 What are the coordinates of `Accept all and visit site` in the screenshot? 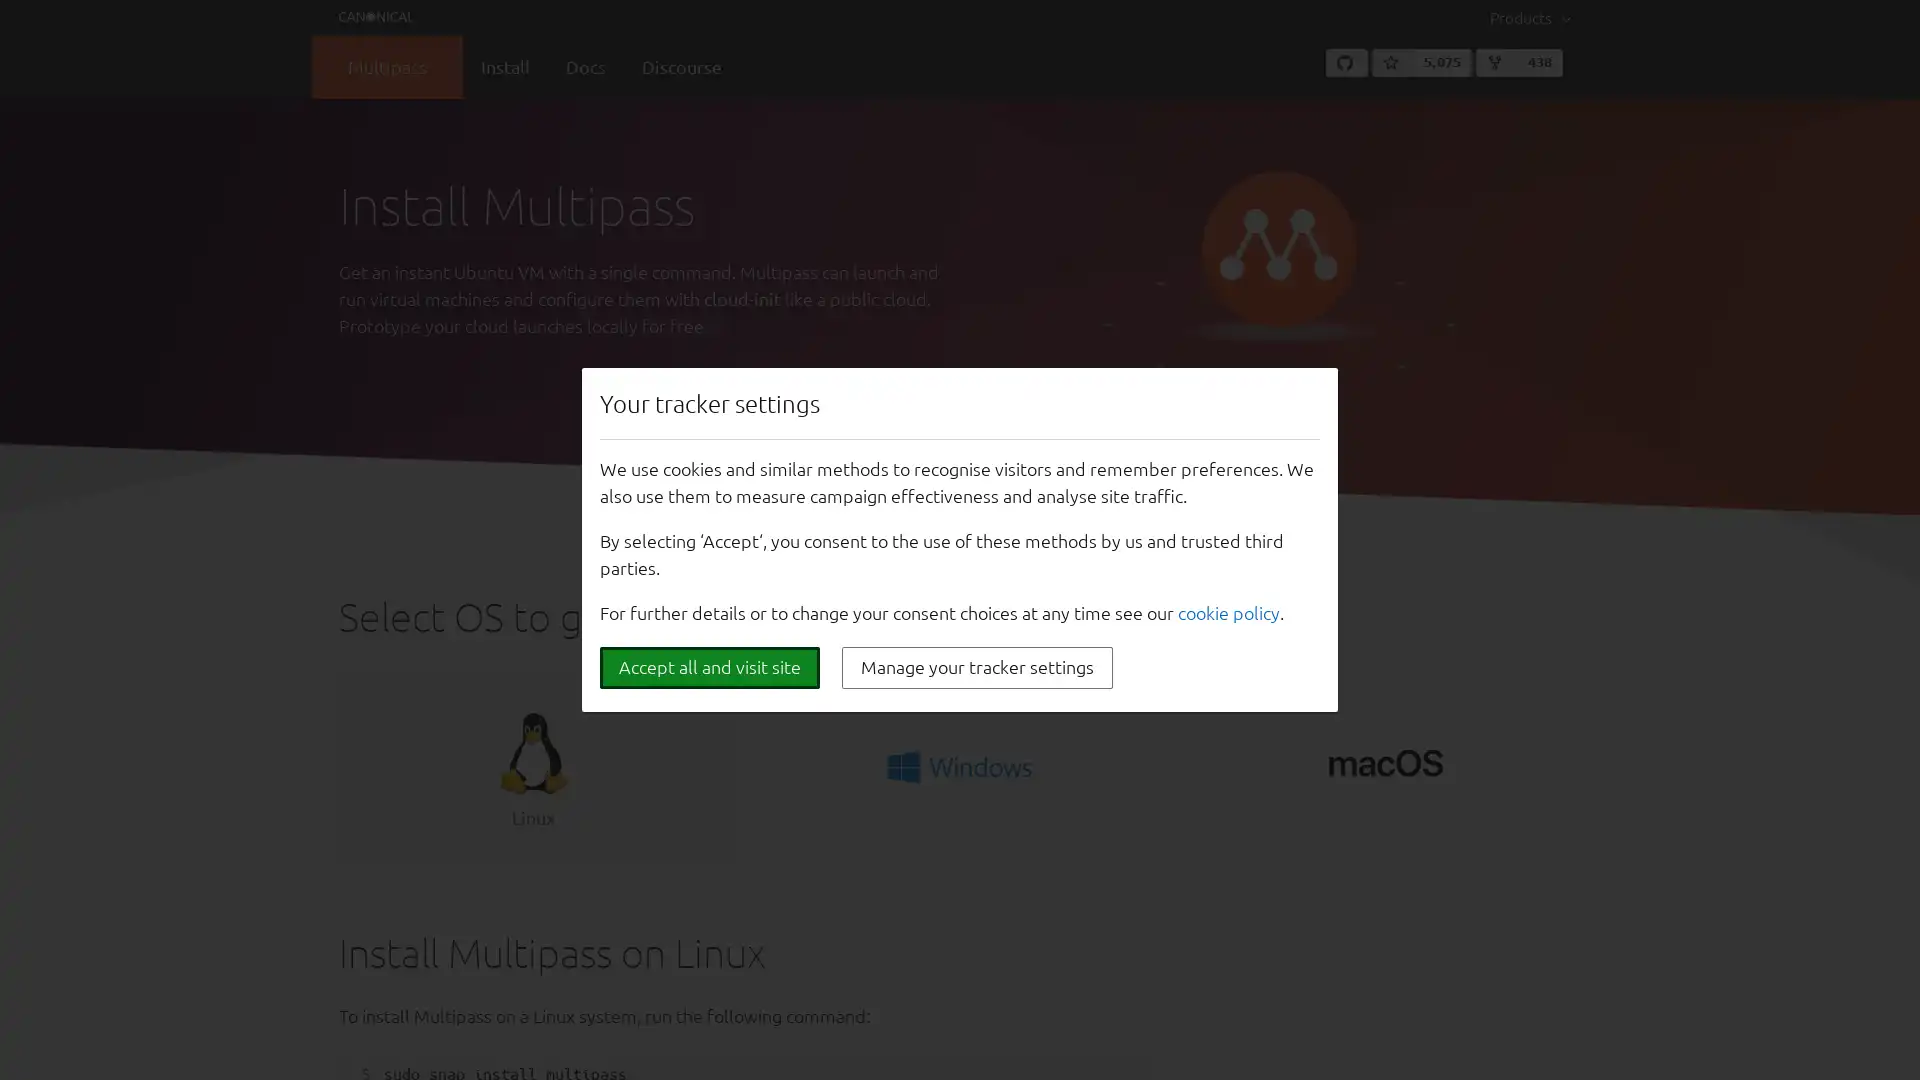 It's located at (710, 667).